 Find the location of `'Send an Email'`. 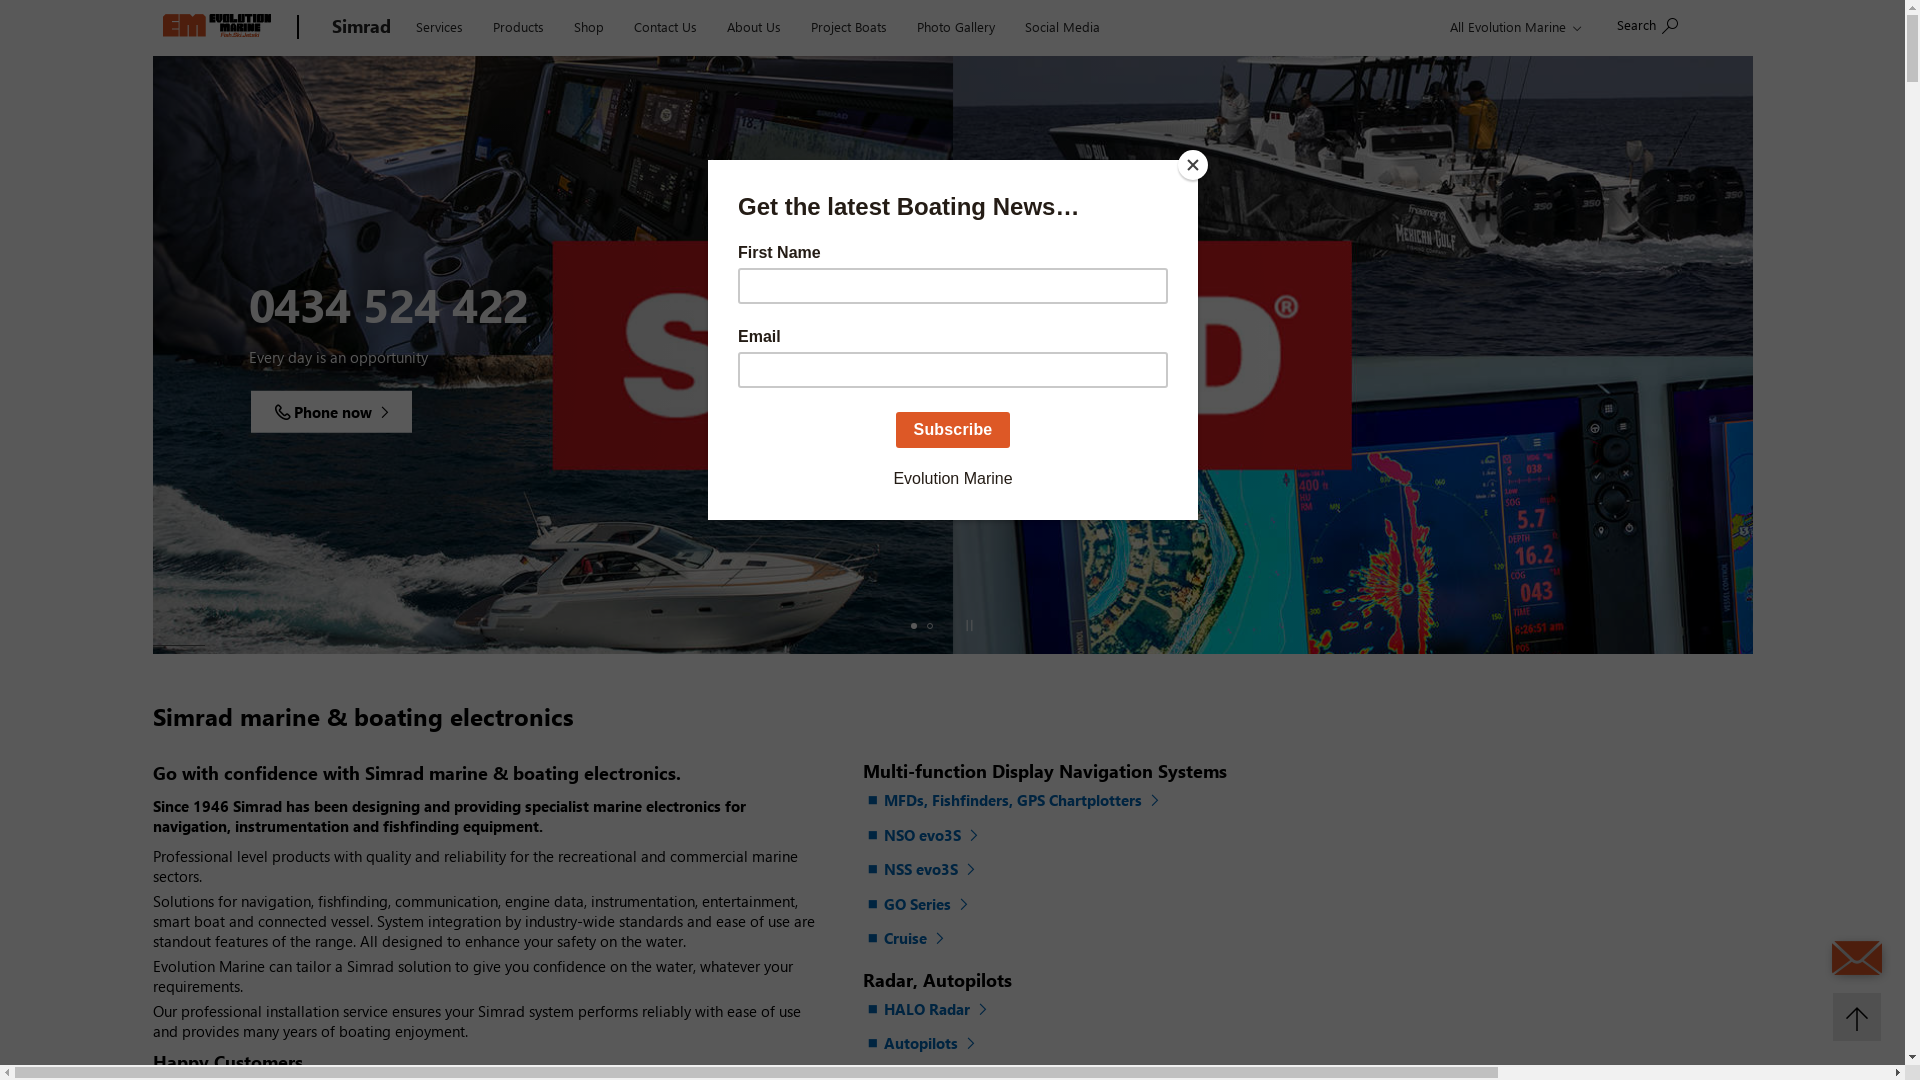

'Send an Email' is located at coordinates (1856, 956).